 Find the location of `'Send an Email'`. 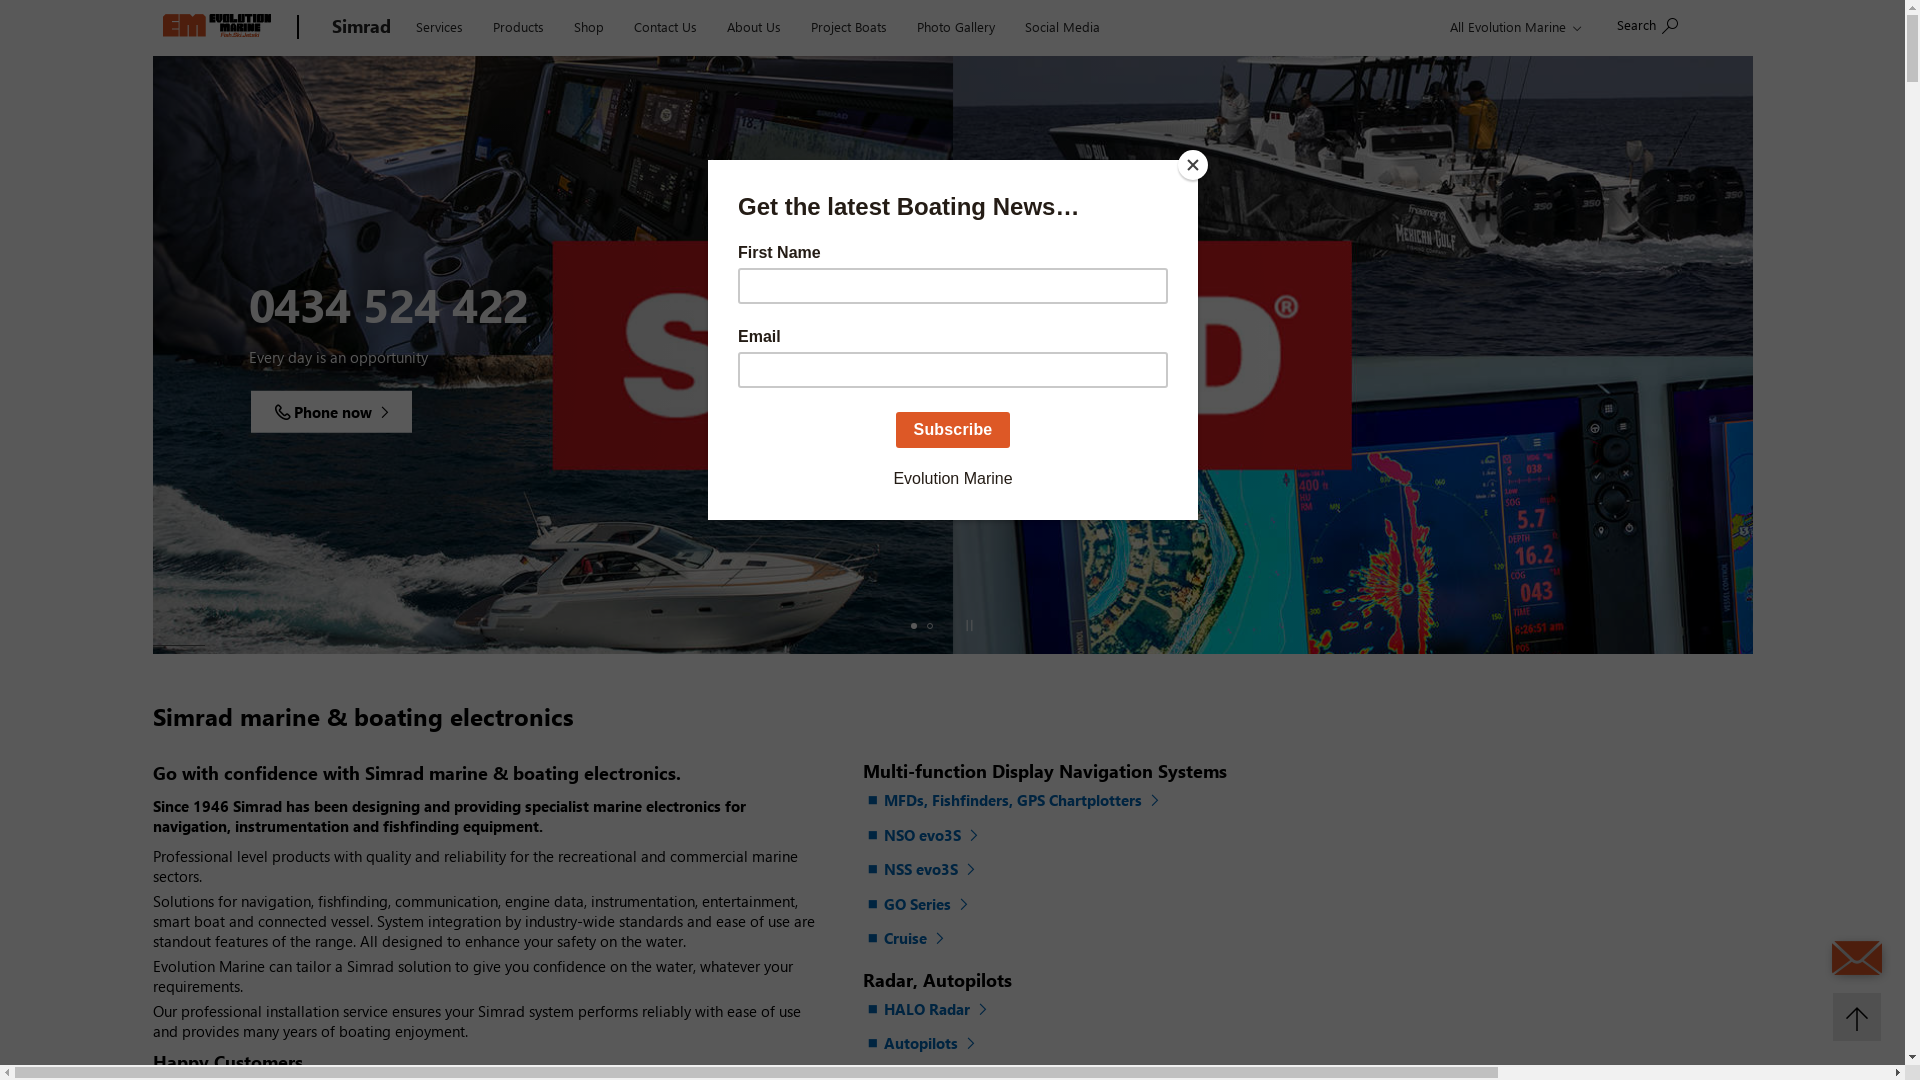

'Send an Email' is located at coordinates (1856, 956).